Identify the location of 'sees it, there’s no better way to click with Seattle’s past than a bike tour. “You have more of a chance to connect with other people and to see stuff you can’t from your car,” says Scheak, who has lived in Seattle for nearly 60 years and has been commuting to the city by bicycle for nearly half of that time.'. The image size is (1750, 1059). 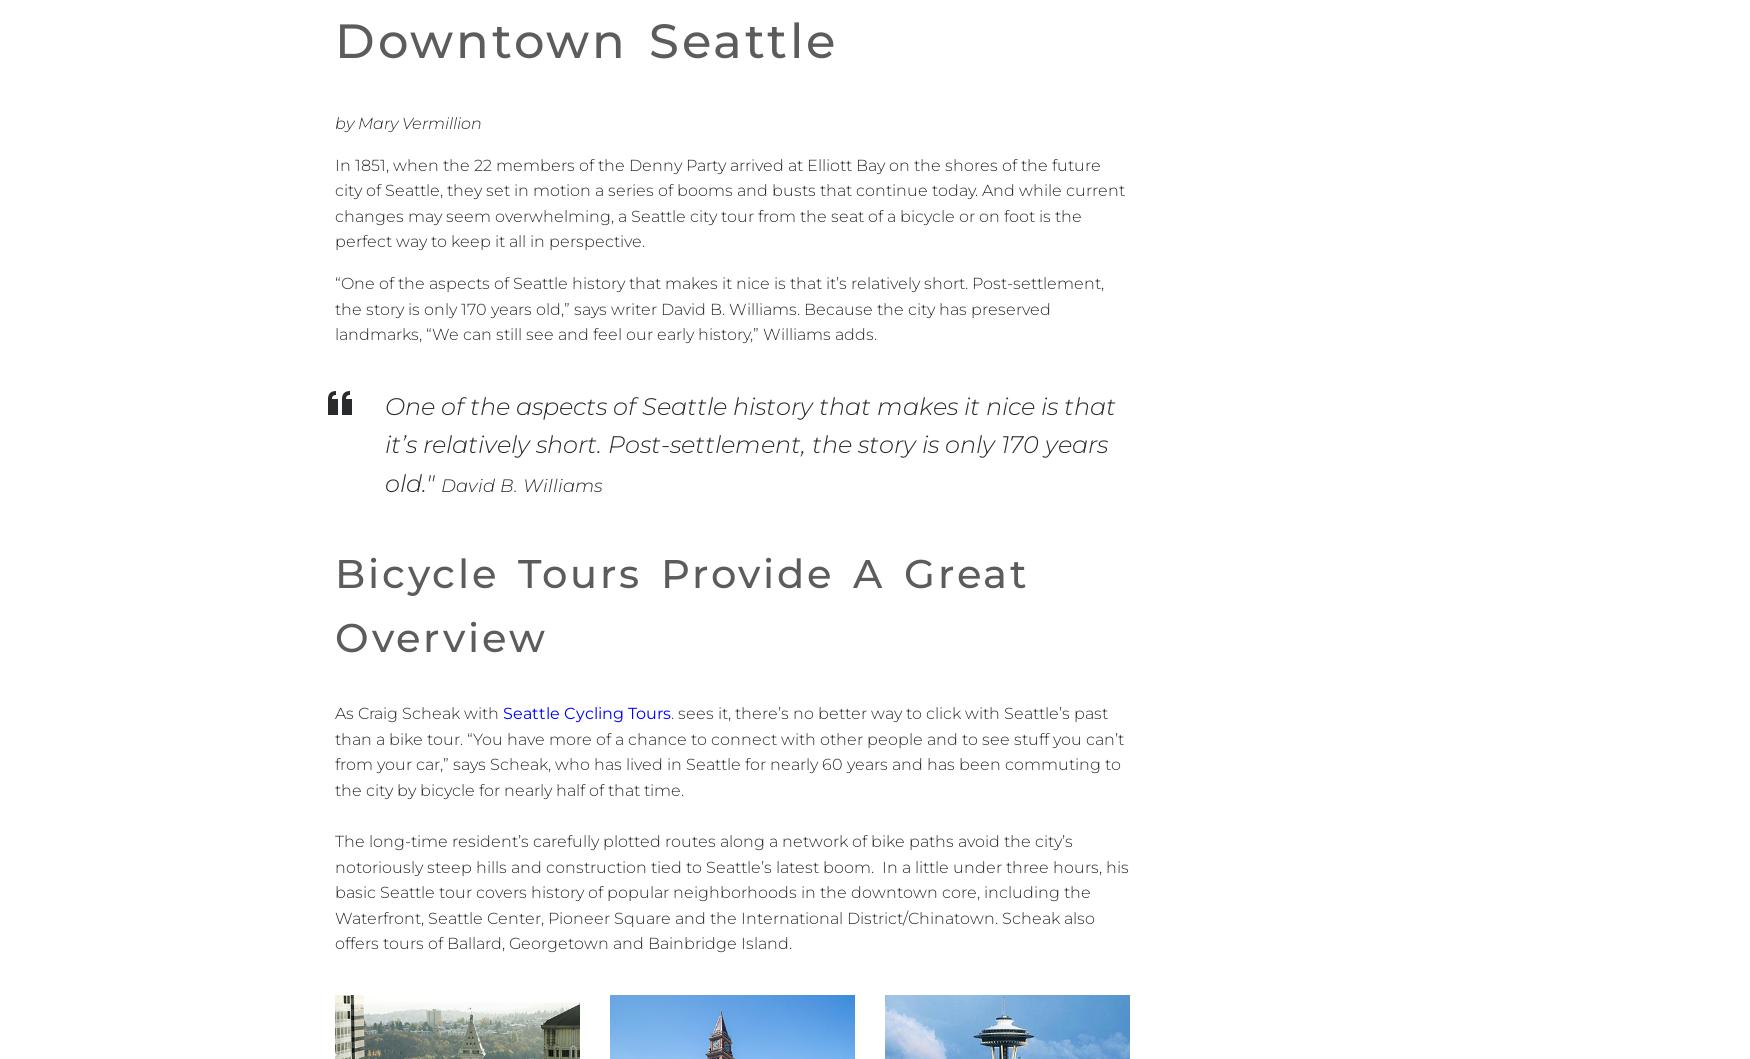
(729, 750).